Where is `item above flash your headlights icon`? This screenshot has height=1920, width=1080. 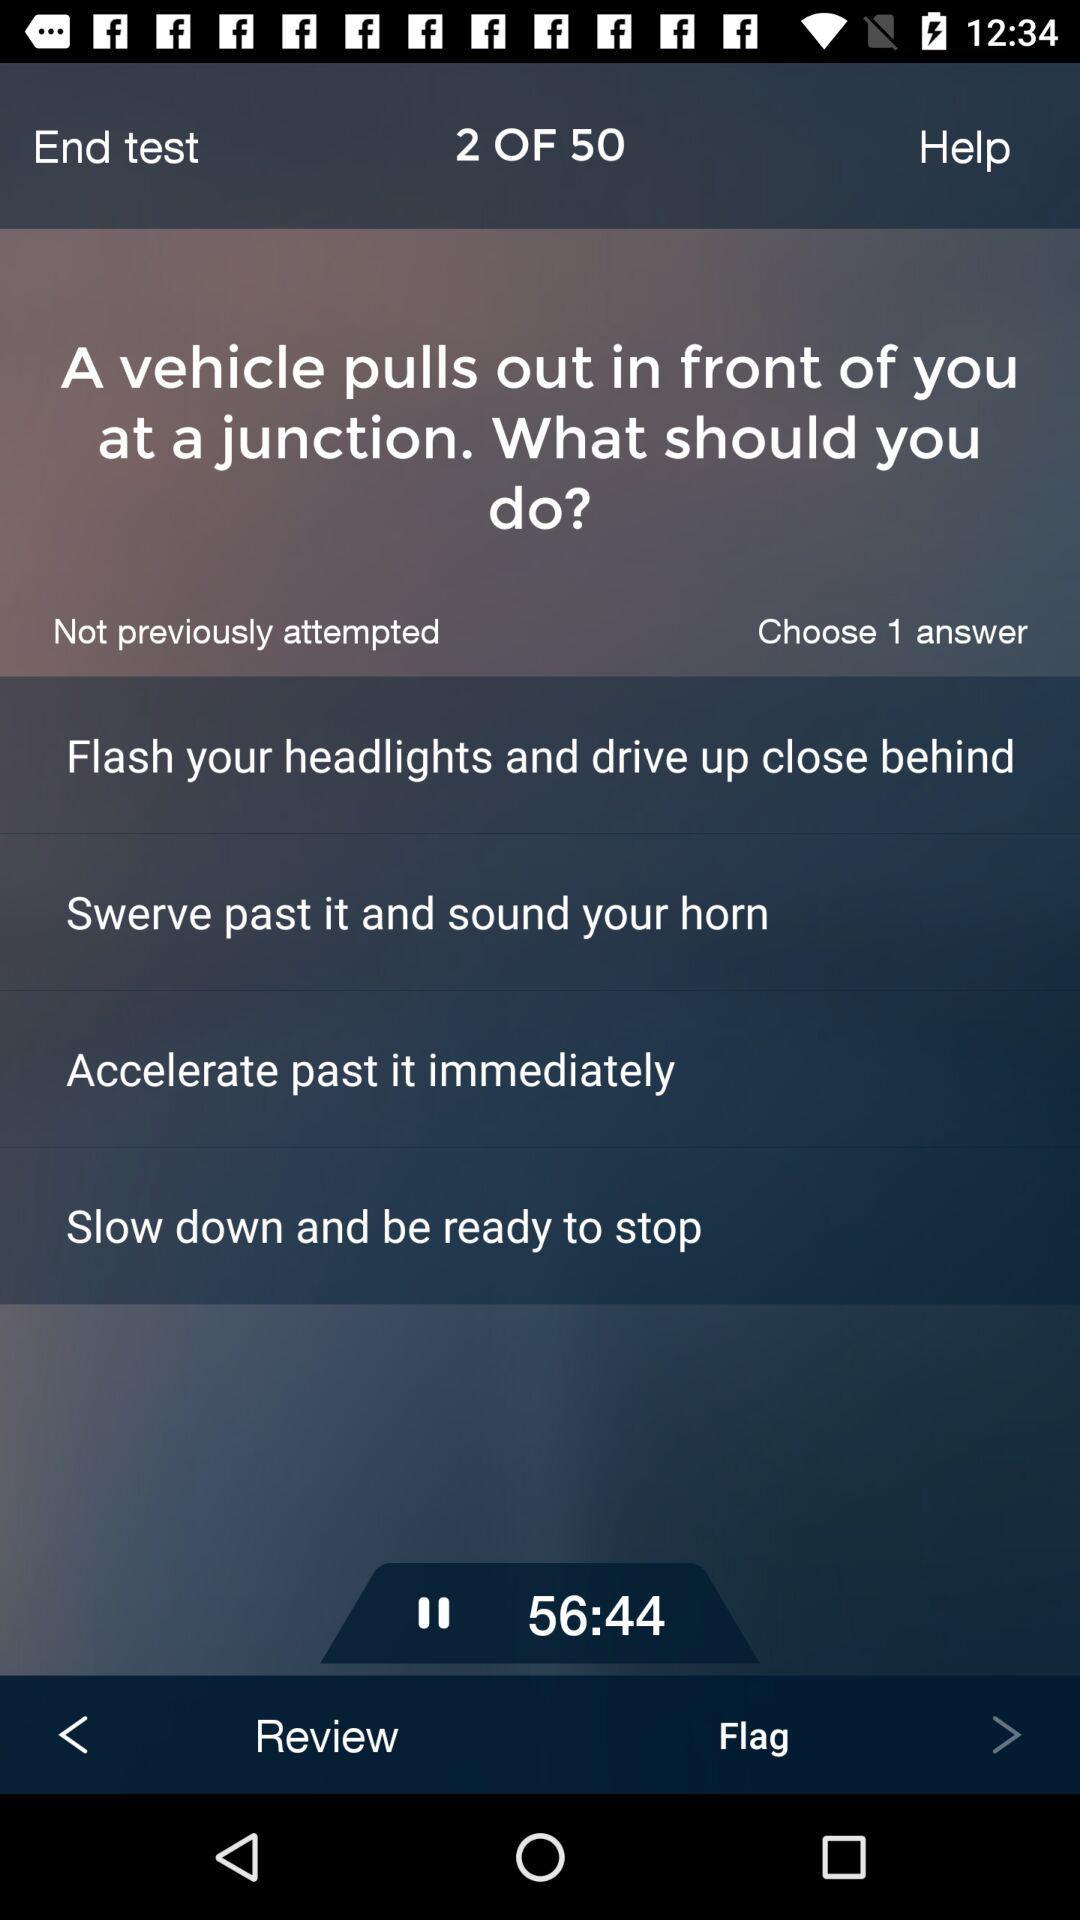 item above flash your headlights icon is located at coordinates (891, 629).